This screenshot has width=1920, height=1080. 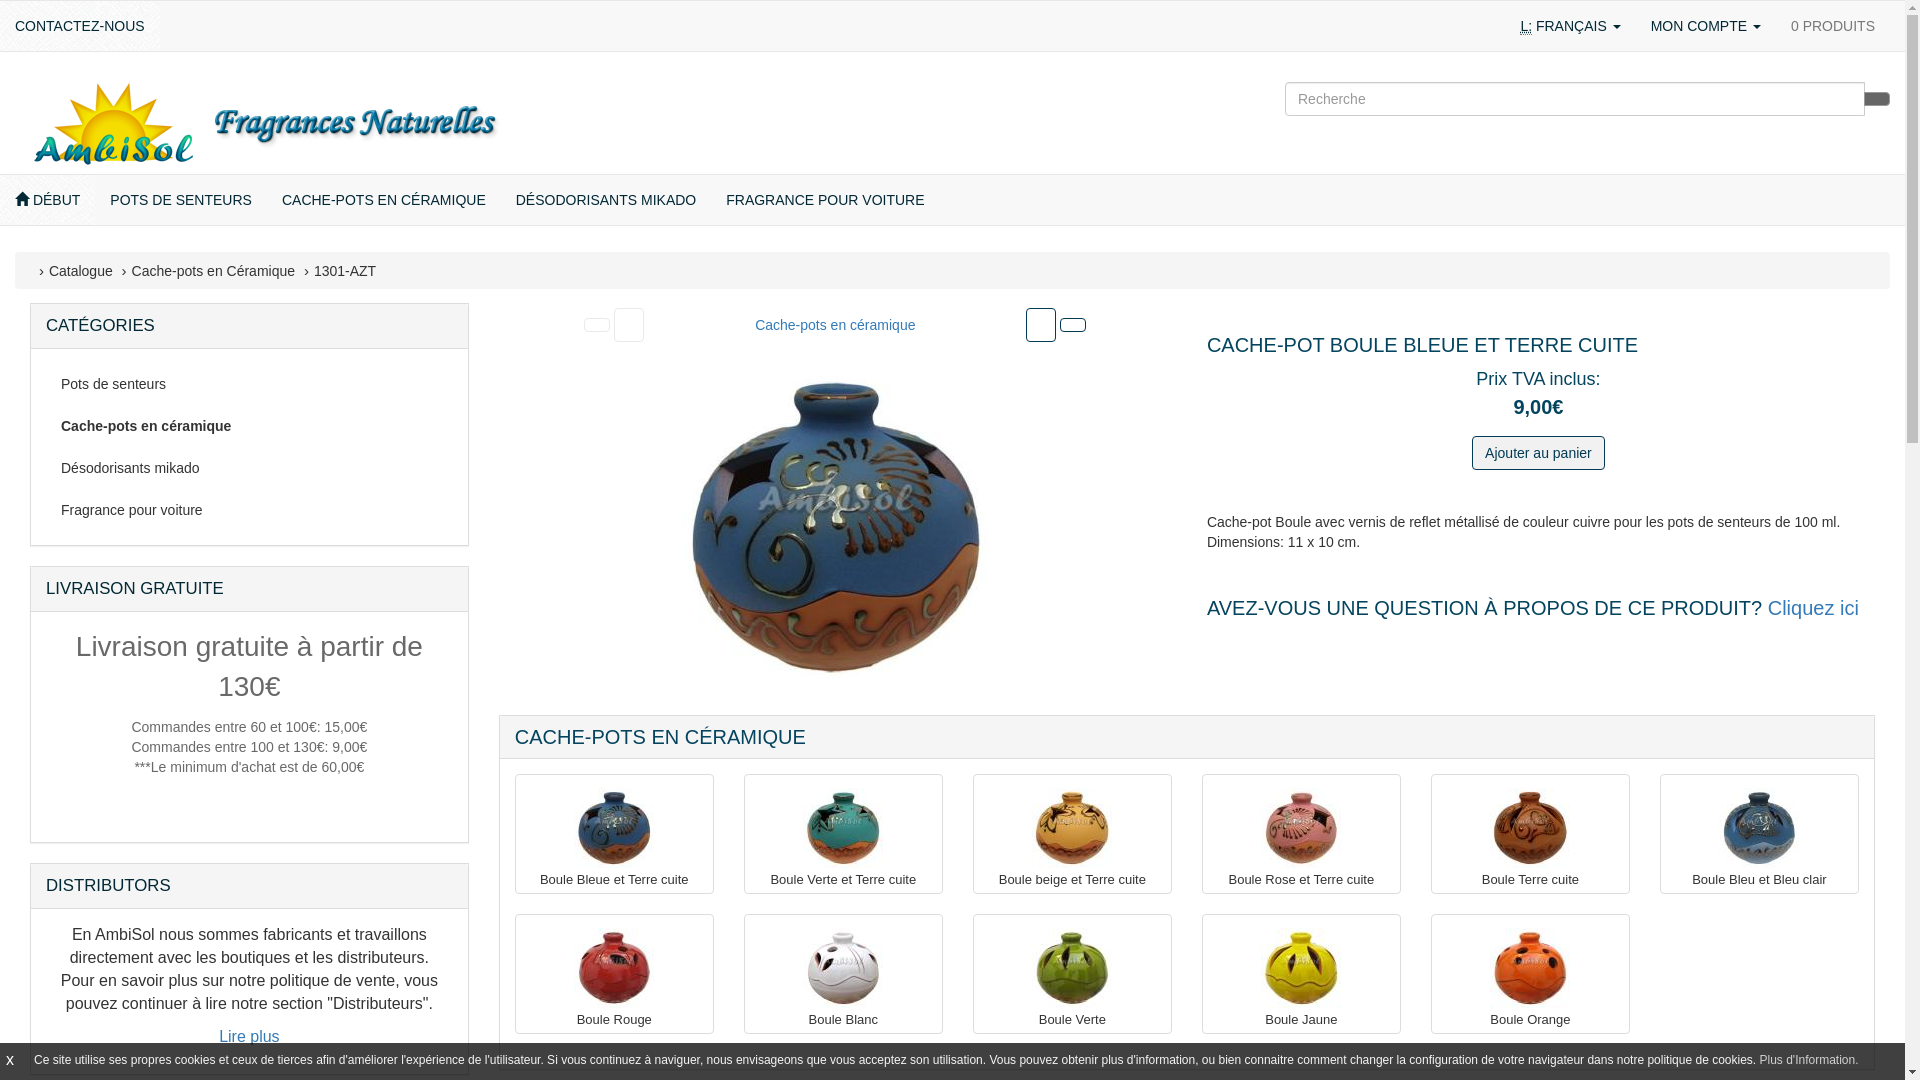 What do you see at coordinates (1070, 967) in the screenshot?
I see `'Boule Verte'` at bounding box center [1070, 967].